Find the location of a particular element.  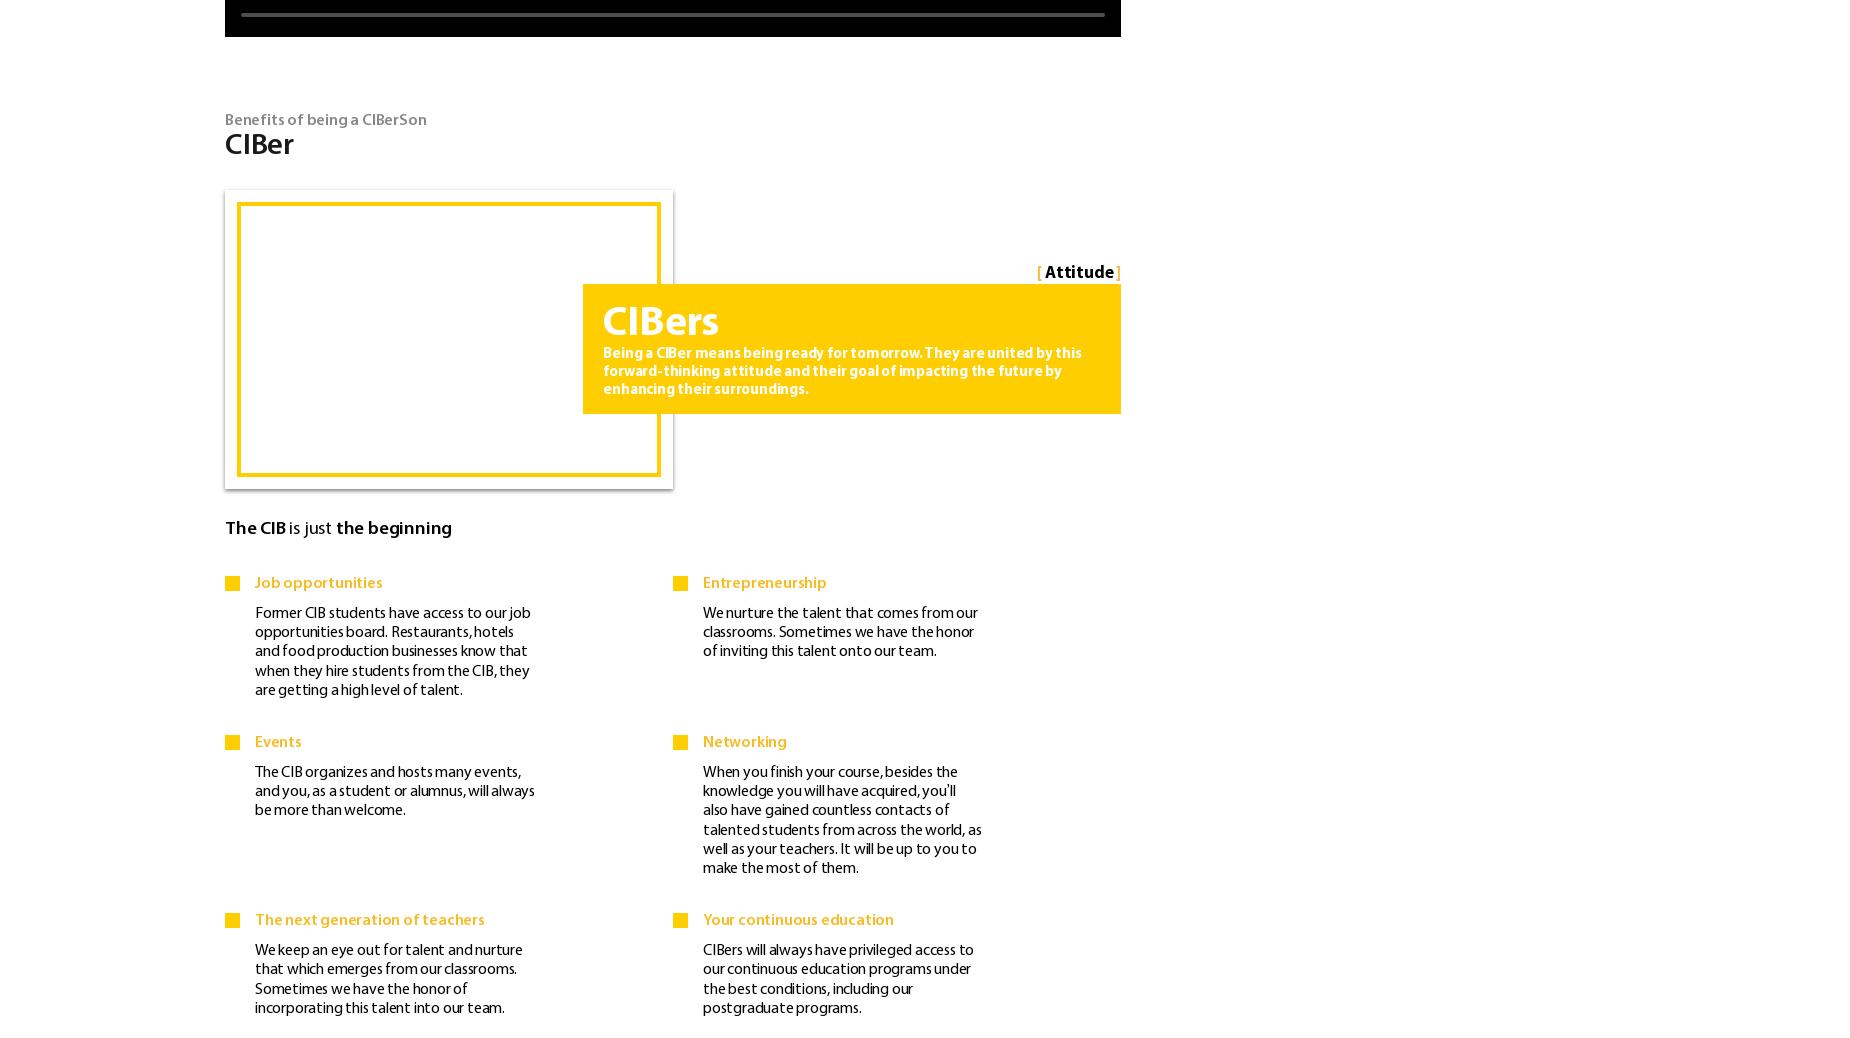

'the beginning' is located at coordinates (392, 527).